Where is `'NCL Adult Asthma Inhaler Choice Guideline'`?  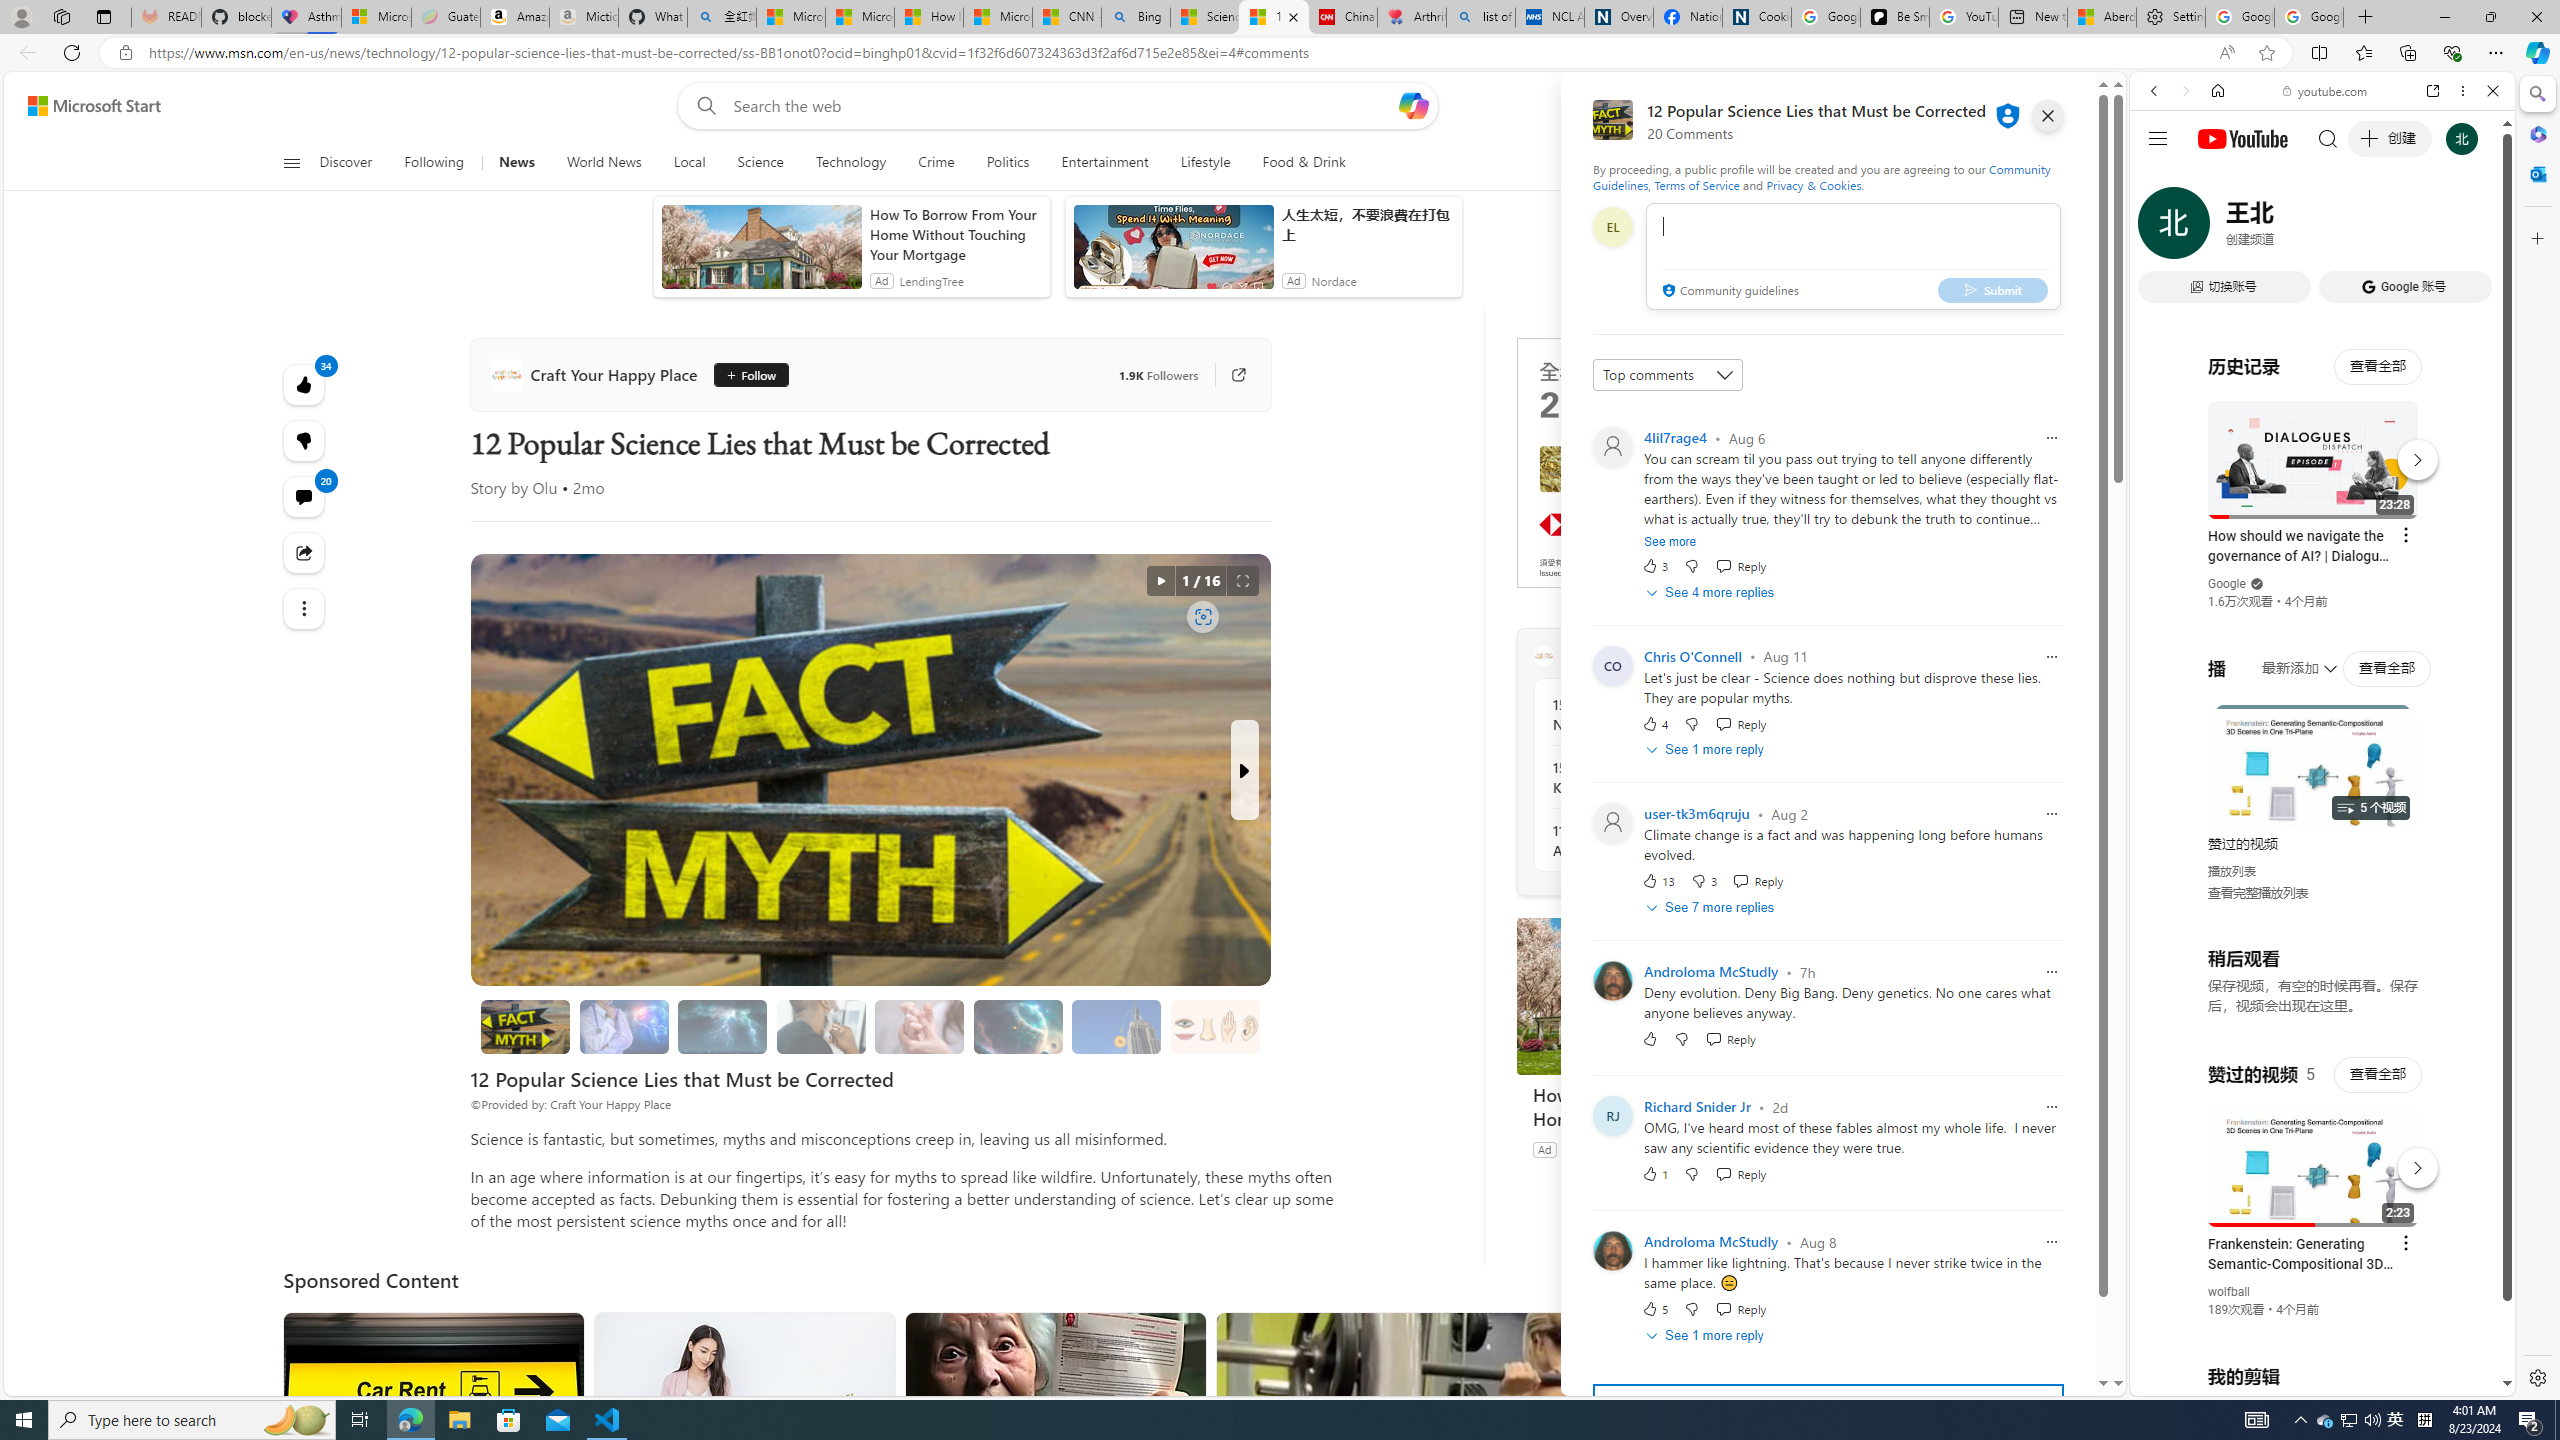
'NCL Adult Asthma Inhaler Choice Guideline' is located at coordinates (1549, 16).